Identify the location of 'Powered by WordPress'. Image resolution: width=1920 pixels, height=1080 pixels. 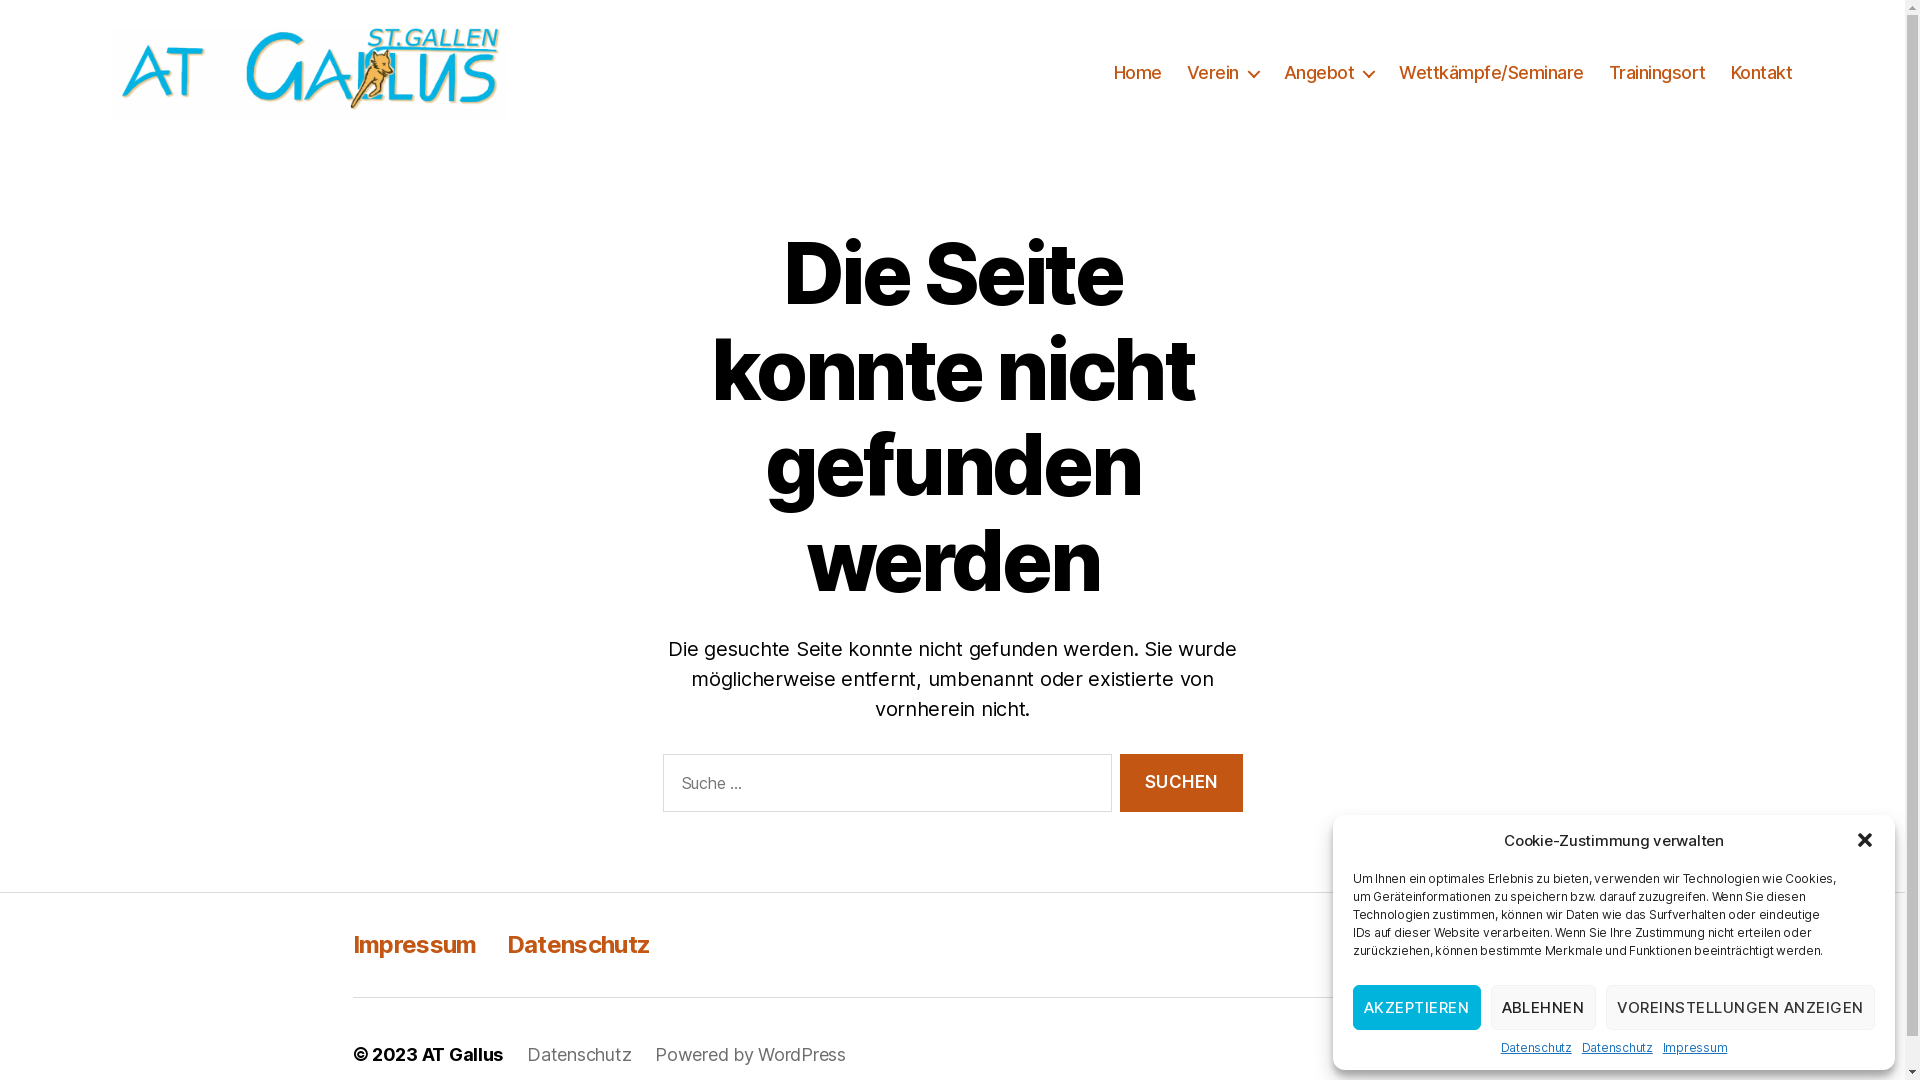
(749, 1053).